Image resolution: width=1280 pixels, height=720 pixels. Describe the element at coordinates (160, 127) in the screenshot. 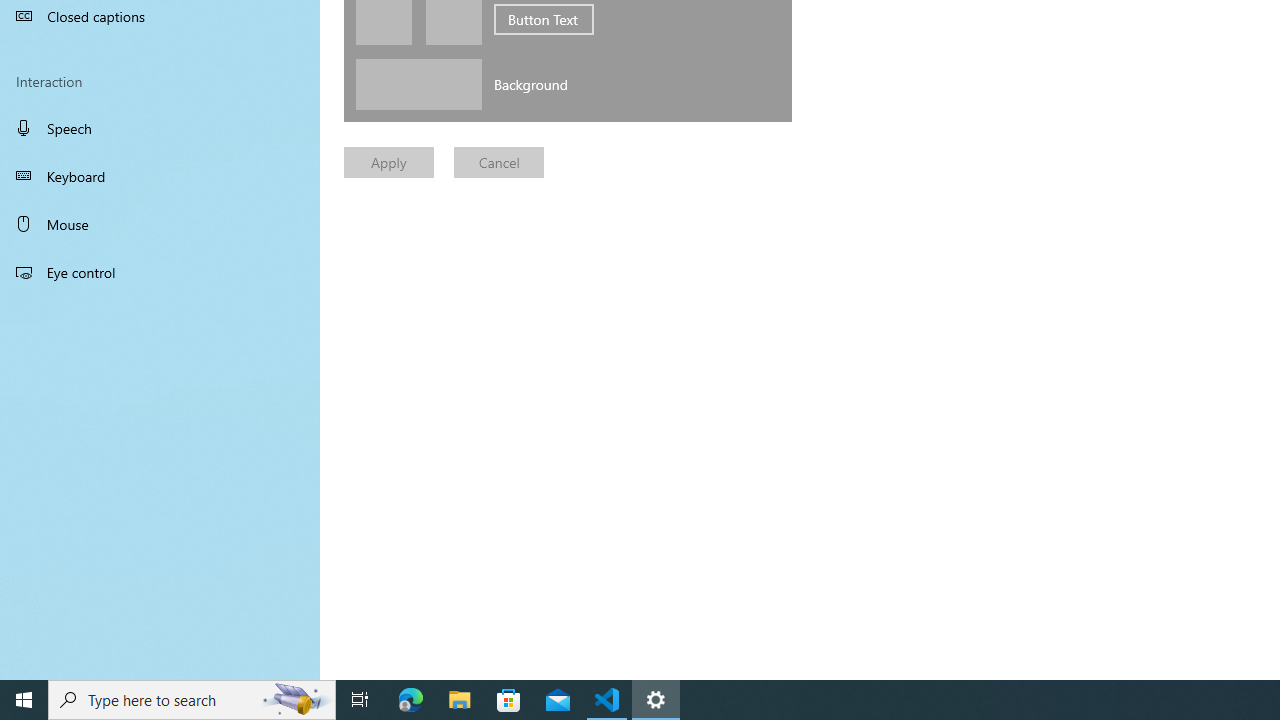

I see `'Speech'` at that location.